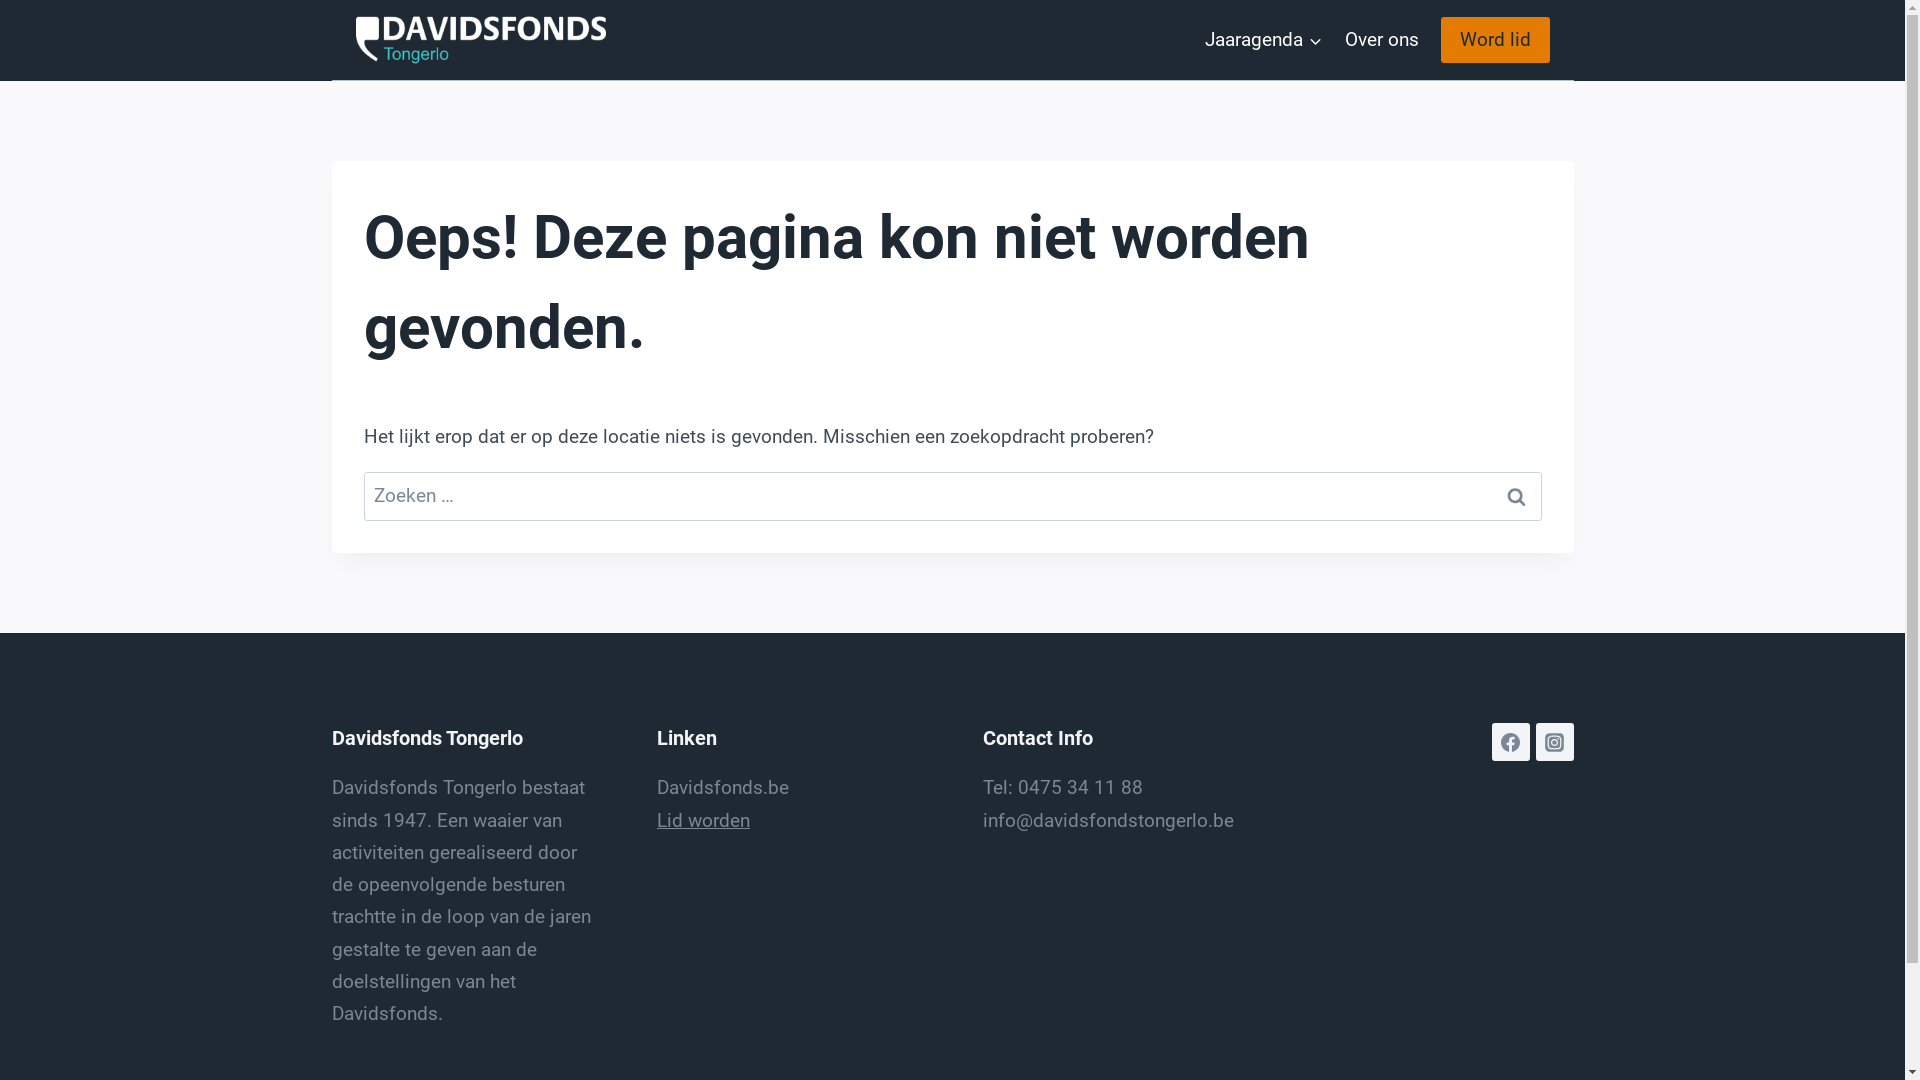  What do you see at coordinates (722, 786) in the screenshot?
I see `'Davidsfonds.be'` at bounding box center [722, 786].